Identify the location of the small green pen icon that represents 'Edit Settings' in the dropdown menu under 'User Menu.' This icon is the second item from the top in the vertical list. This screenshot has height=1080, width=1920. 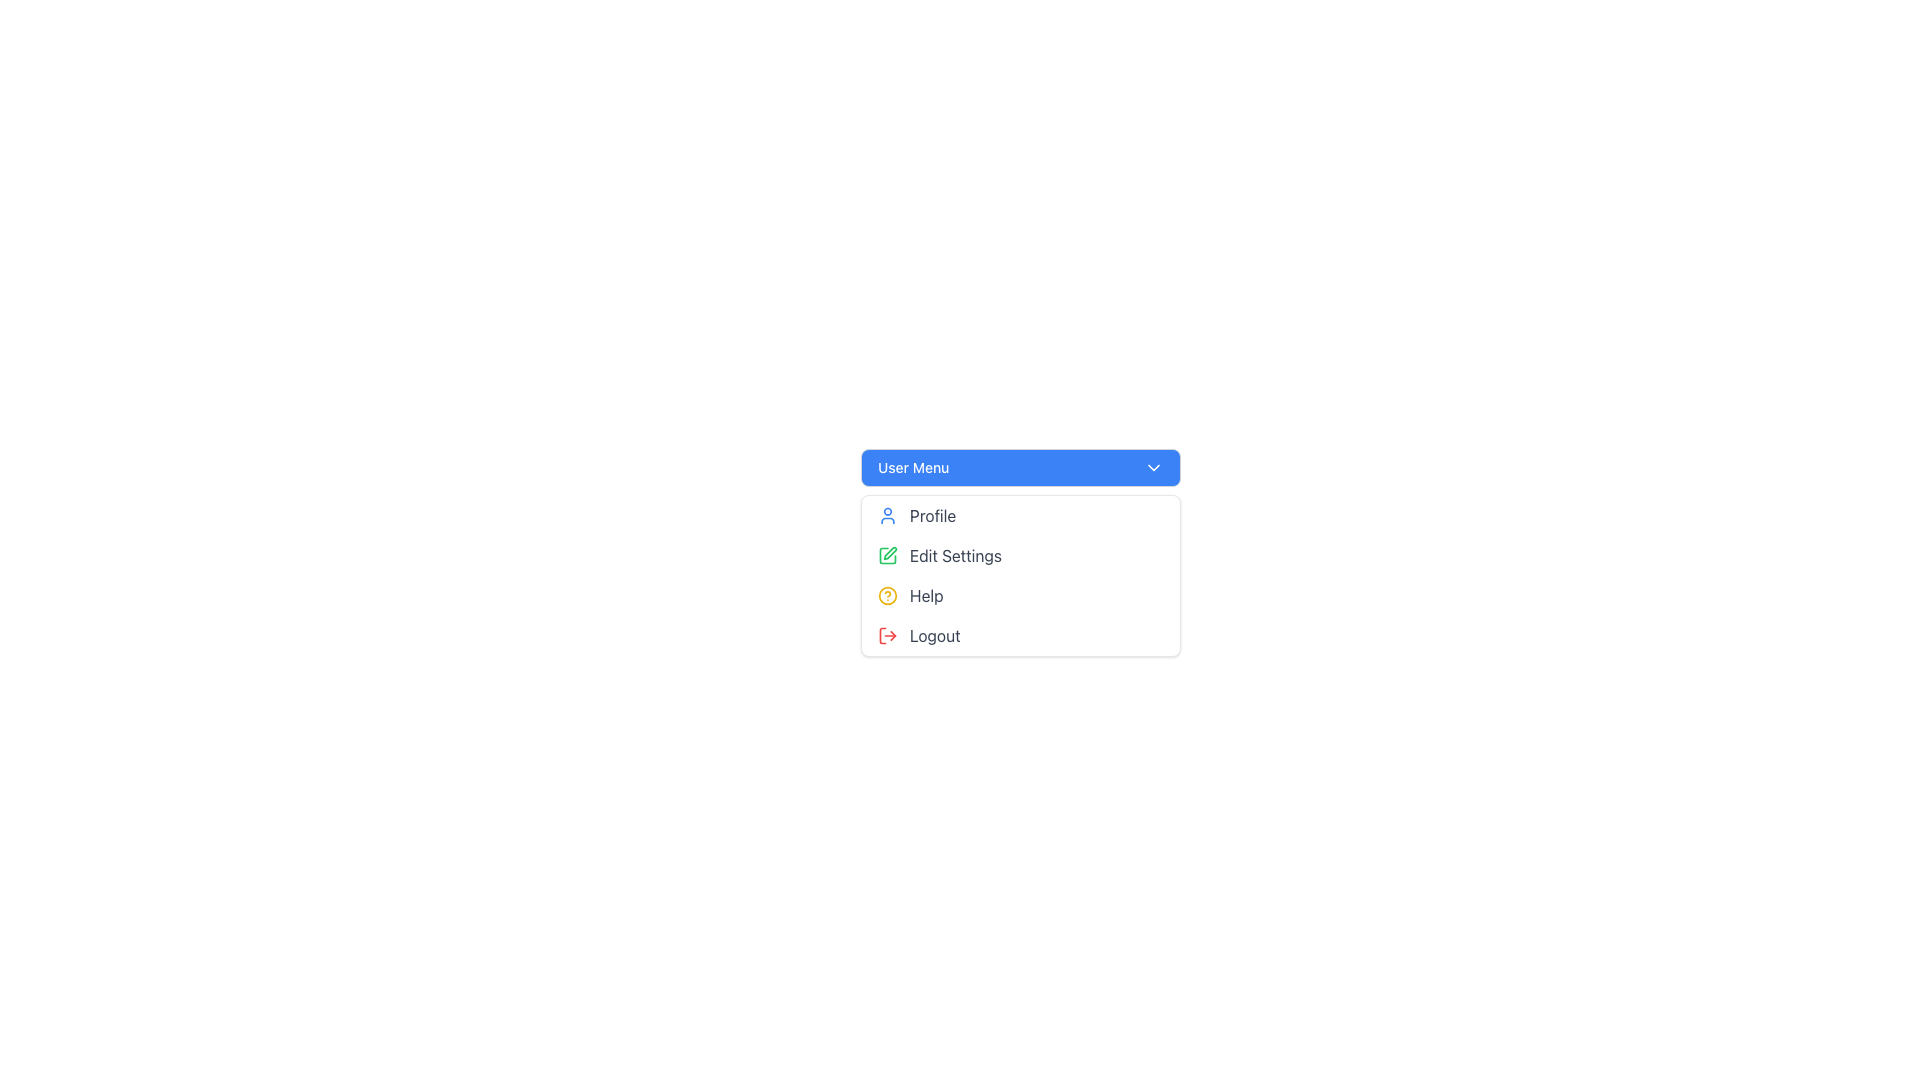
(889, 553).